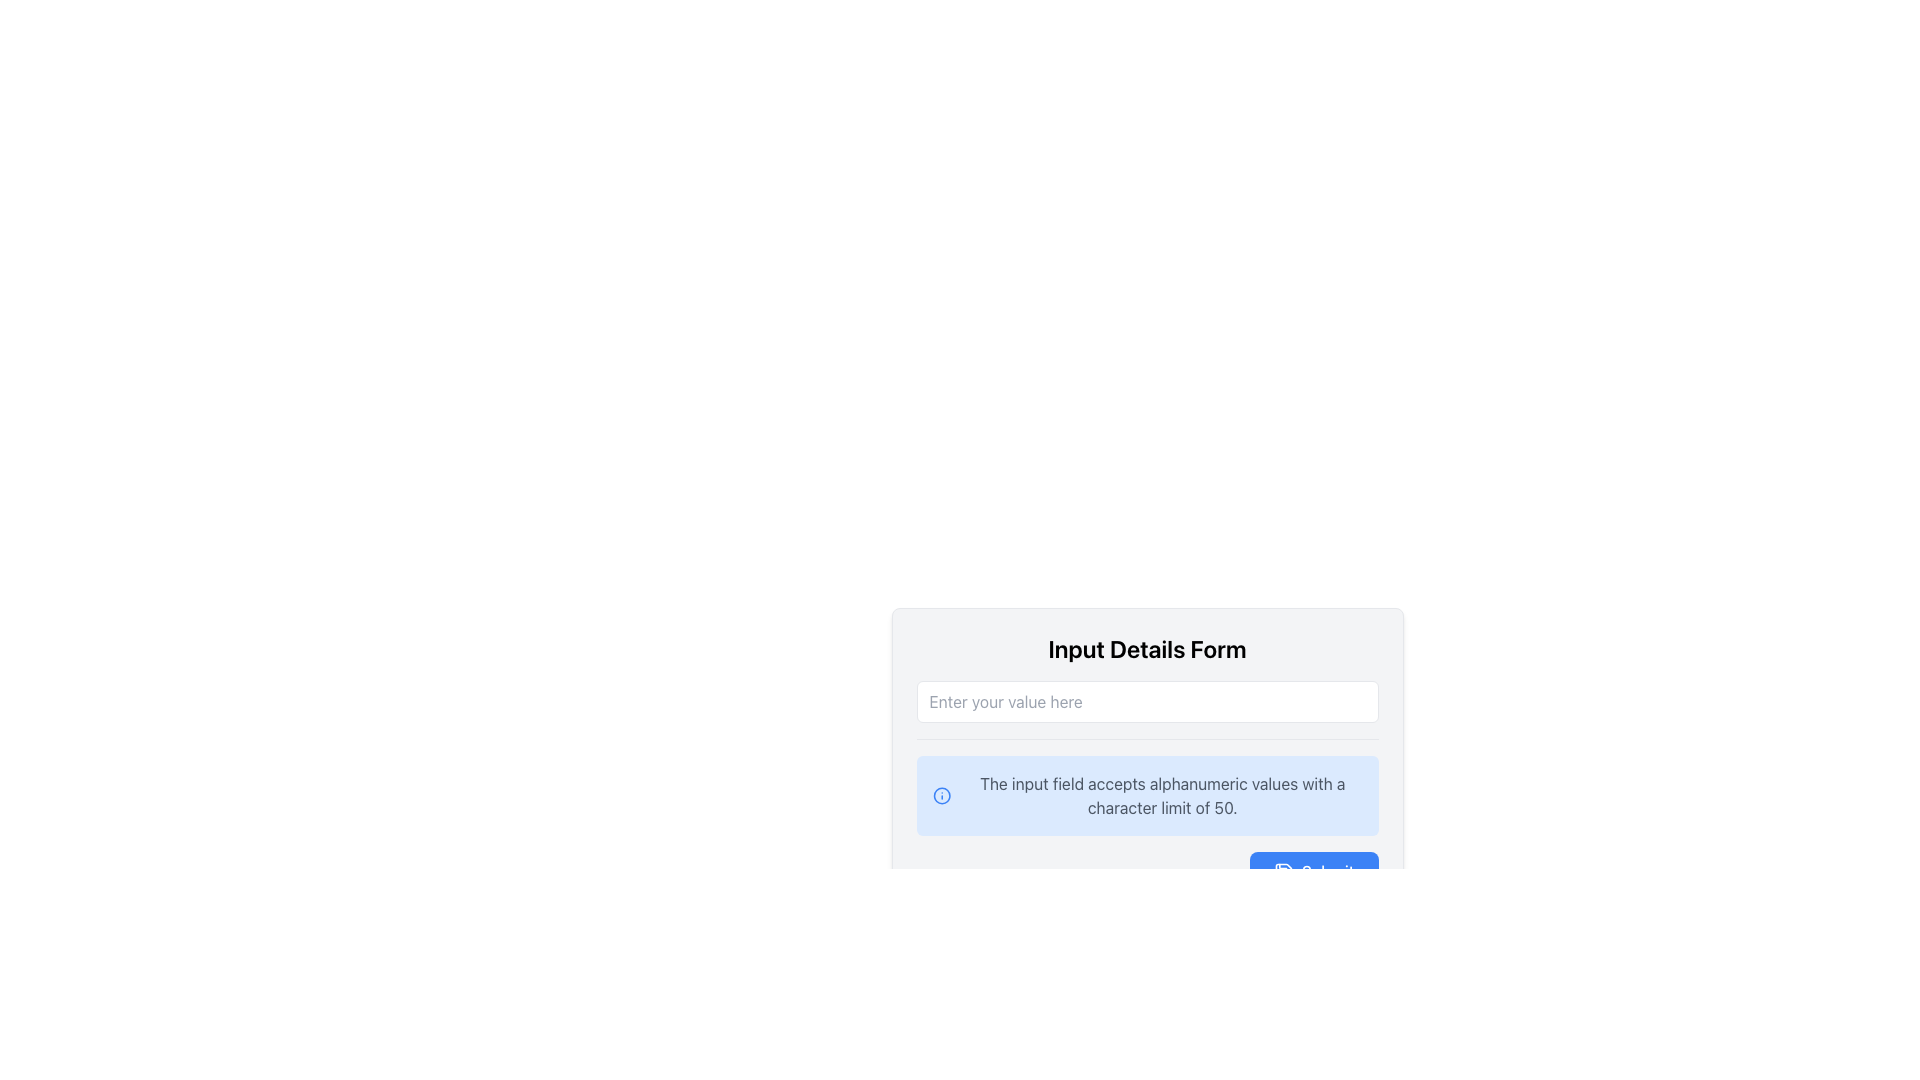 Image resolution: width=1920 pixels, height=1080 pixels. Describe the element at coordinates (1328, 870) in the screenshot. I see `text label that signifies the action of submitting the form, located centrally within the button at the bottom right of the form interface` at that location.